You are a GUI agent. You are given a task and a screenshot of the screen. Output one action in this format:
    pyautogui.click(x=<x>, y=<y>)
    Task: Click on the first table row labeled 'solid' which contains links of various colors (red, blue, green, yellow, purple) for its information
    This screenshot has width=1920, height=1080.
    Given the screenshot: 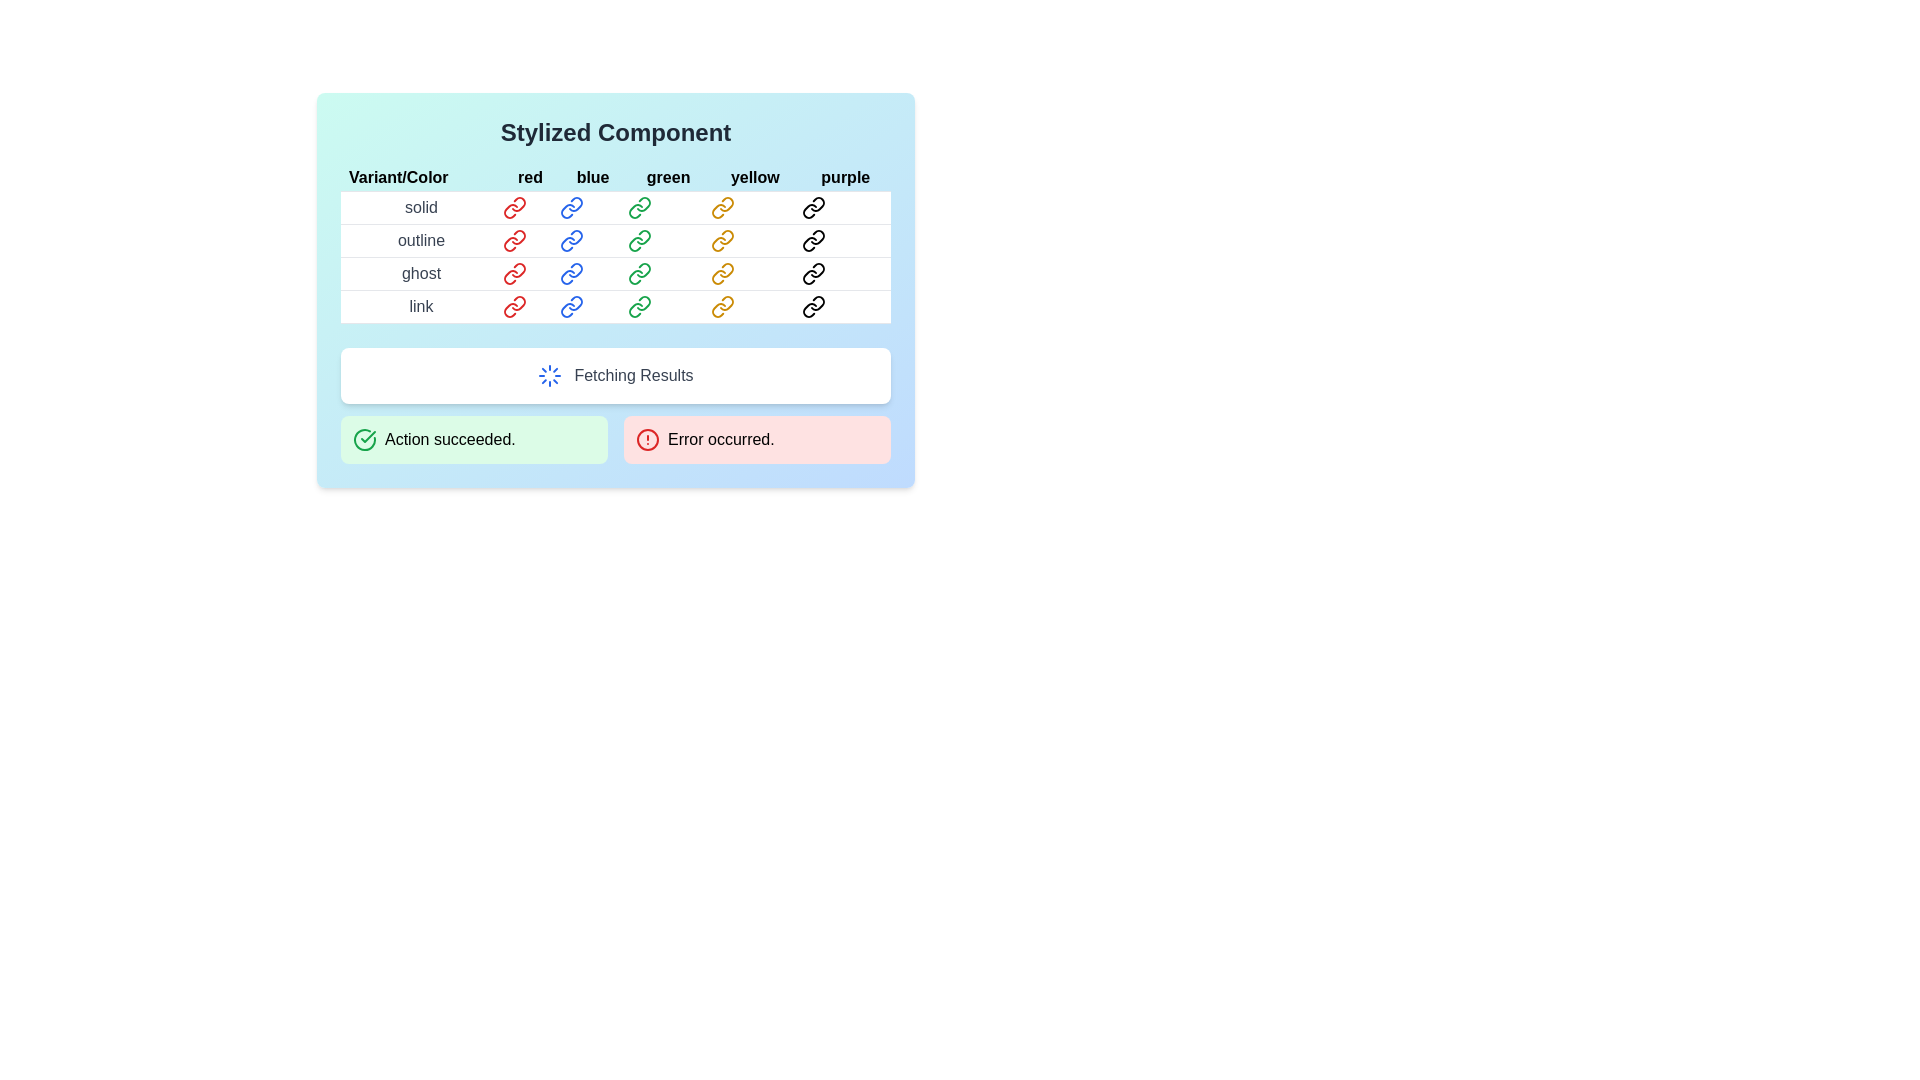 What is the action you would take?
    pyautogui.click(x=614, y=208)
    